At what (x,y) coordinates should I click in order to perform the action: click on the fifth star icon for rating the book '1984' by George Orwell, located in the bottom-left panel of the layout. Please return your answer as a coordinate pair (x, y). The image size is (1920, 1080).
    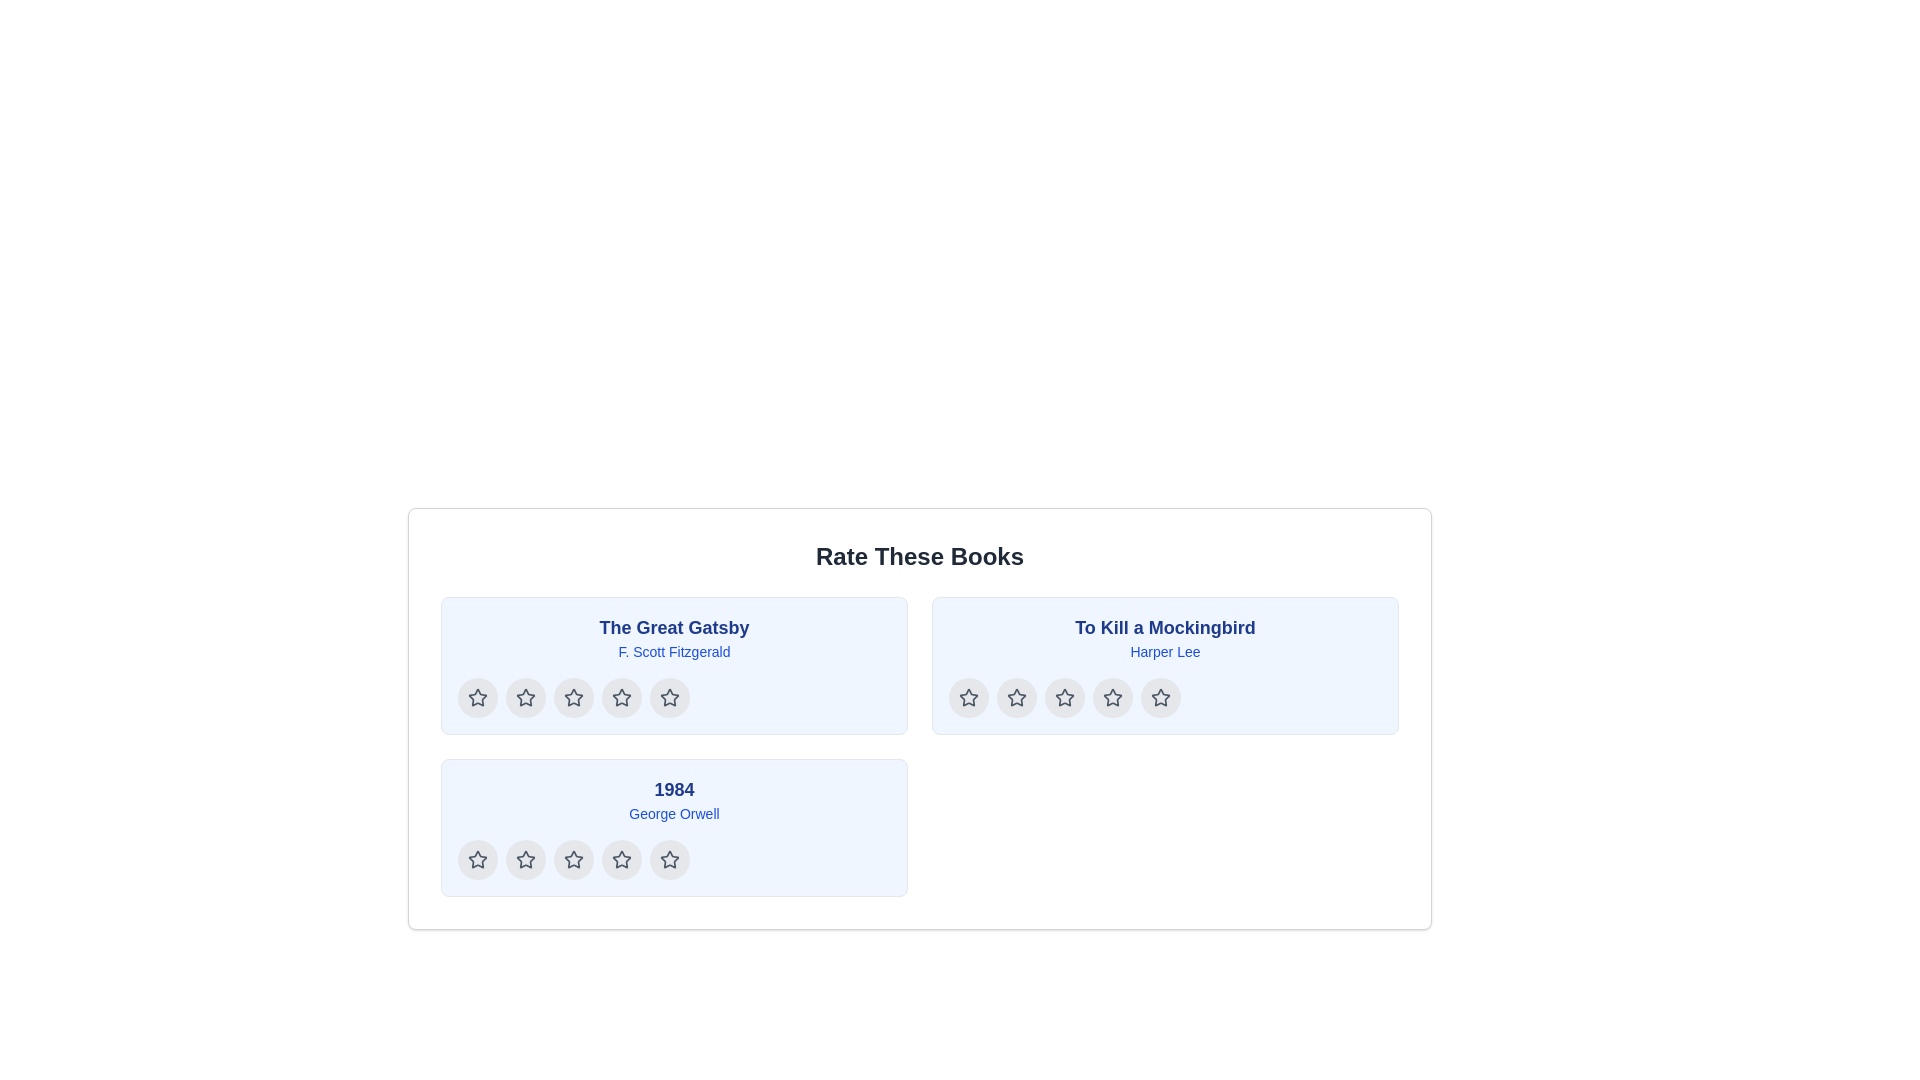
    Looking at the image, I should click on (670, 859).